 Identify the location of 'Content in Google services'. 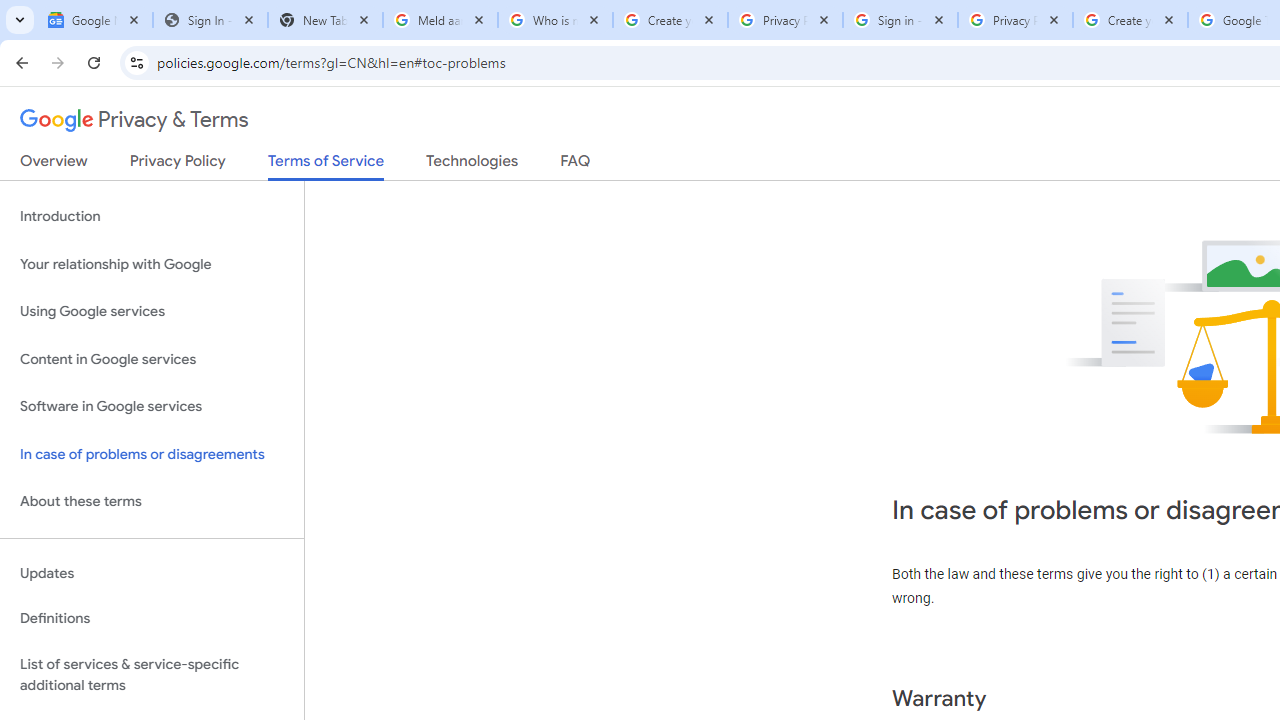
(151, 358).